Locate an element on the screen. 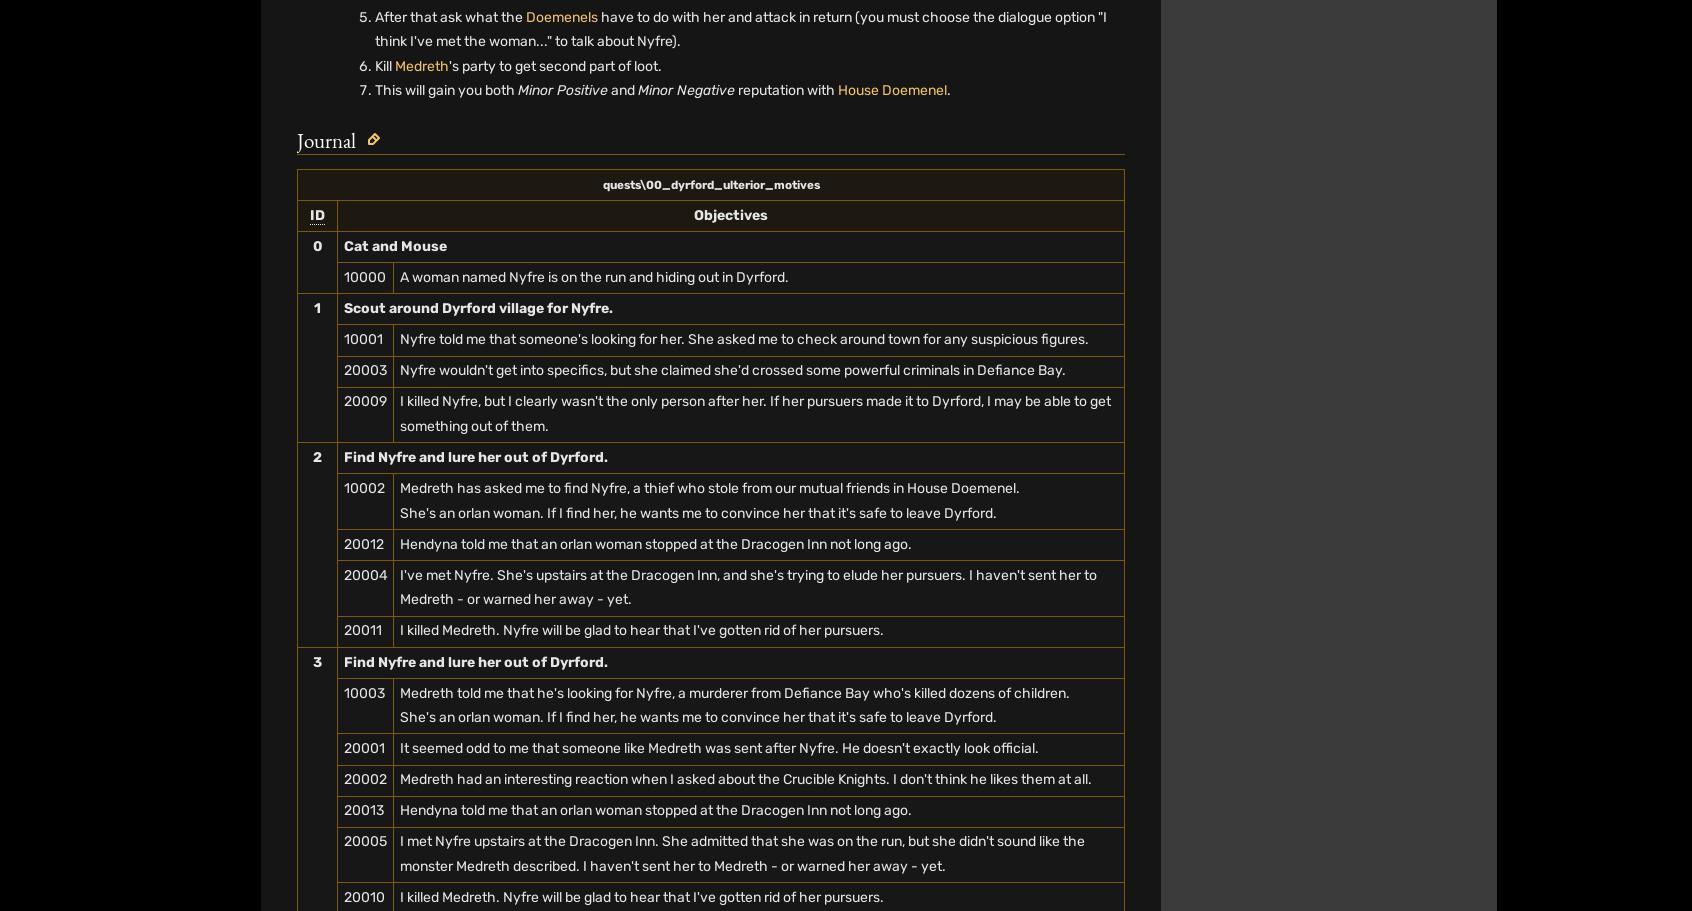 This screenshot has height=911, width=1692. 'Do Not Sell or Share My Personal Information' is located at coordinates (992, 45).